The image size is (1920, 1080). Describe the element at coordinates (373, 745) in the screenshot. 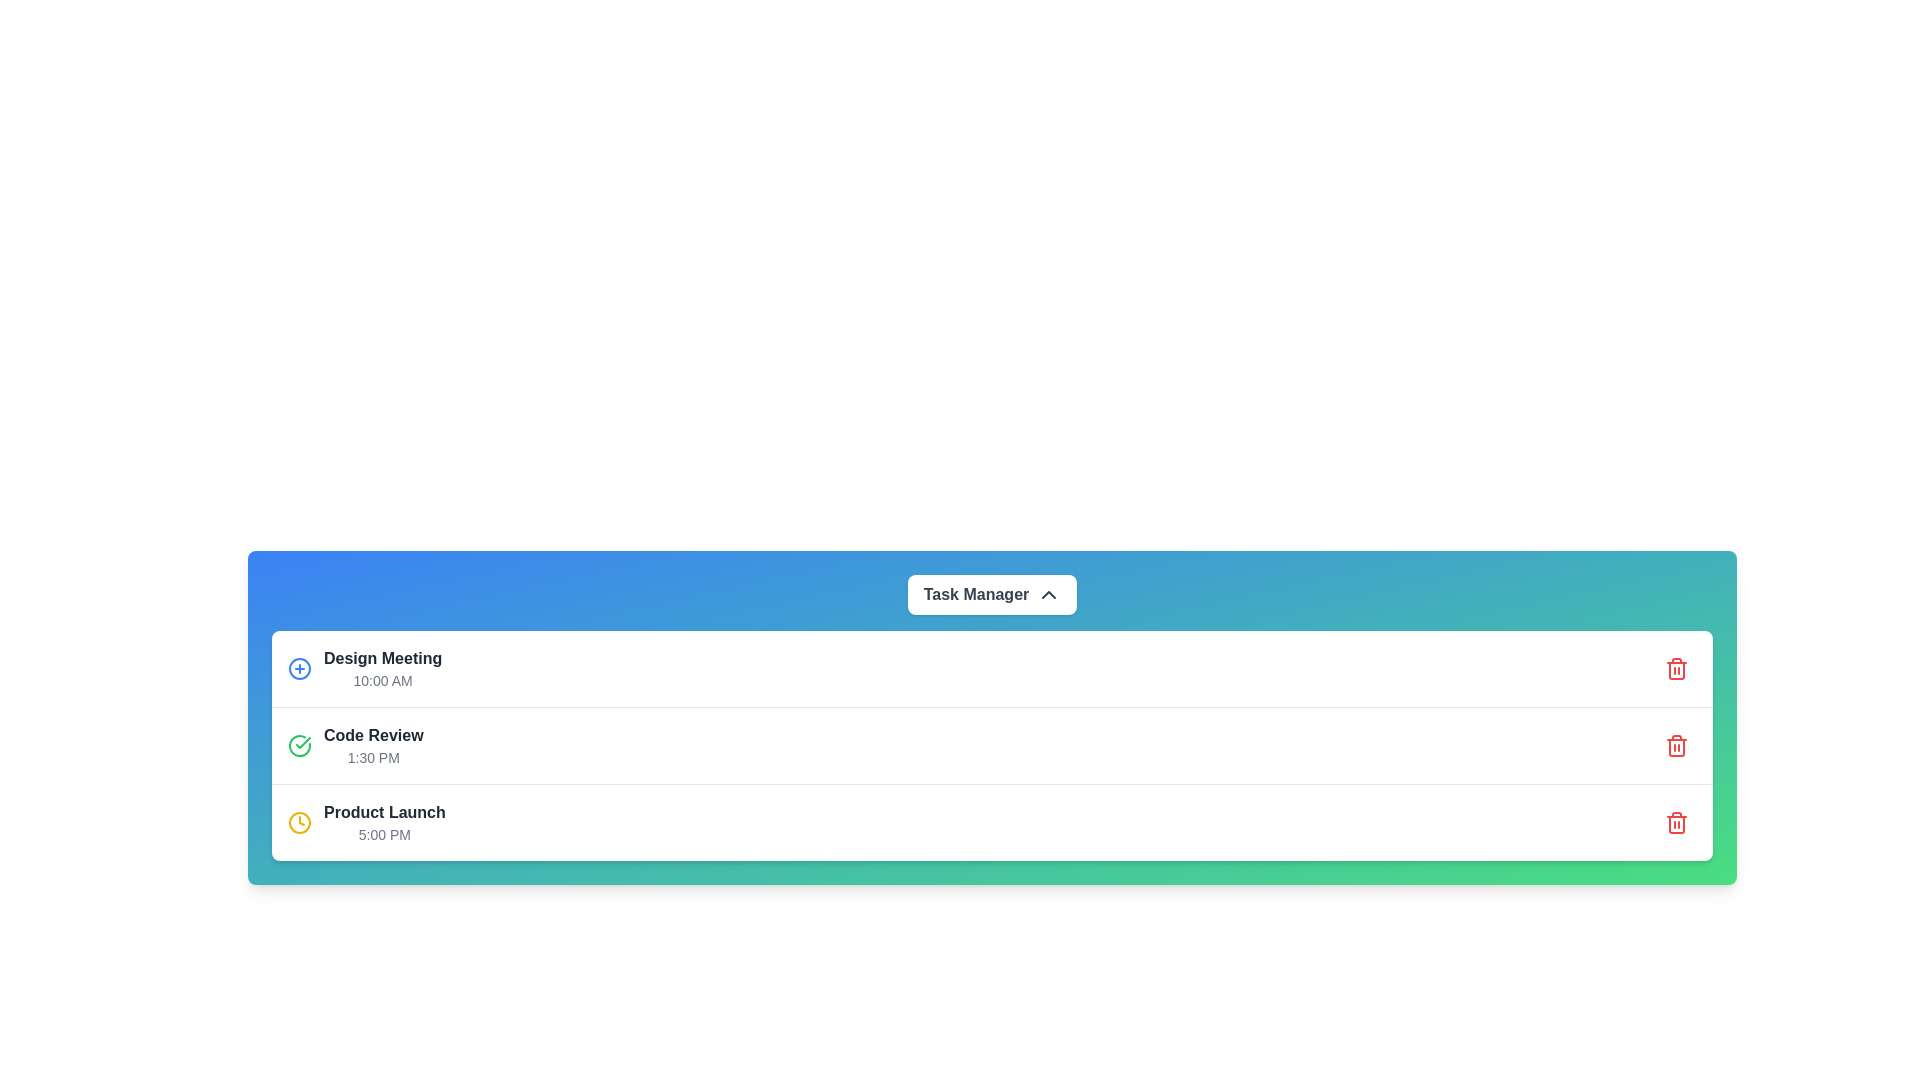

I see `the 'Code Review' text display element, which shows the time '1:30 PM' and is positioned in the middle of a task manager interface, between 'Design Meeting' and 'Product Launch'` at that location.